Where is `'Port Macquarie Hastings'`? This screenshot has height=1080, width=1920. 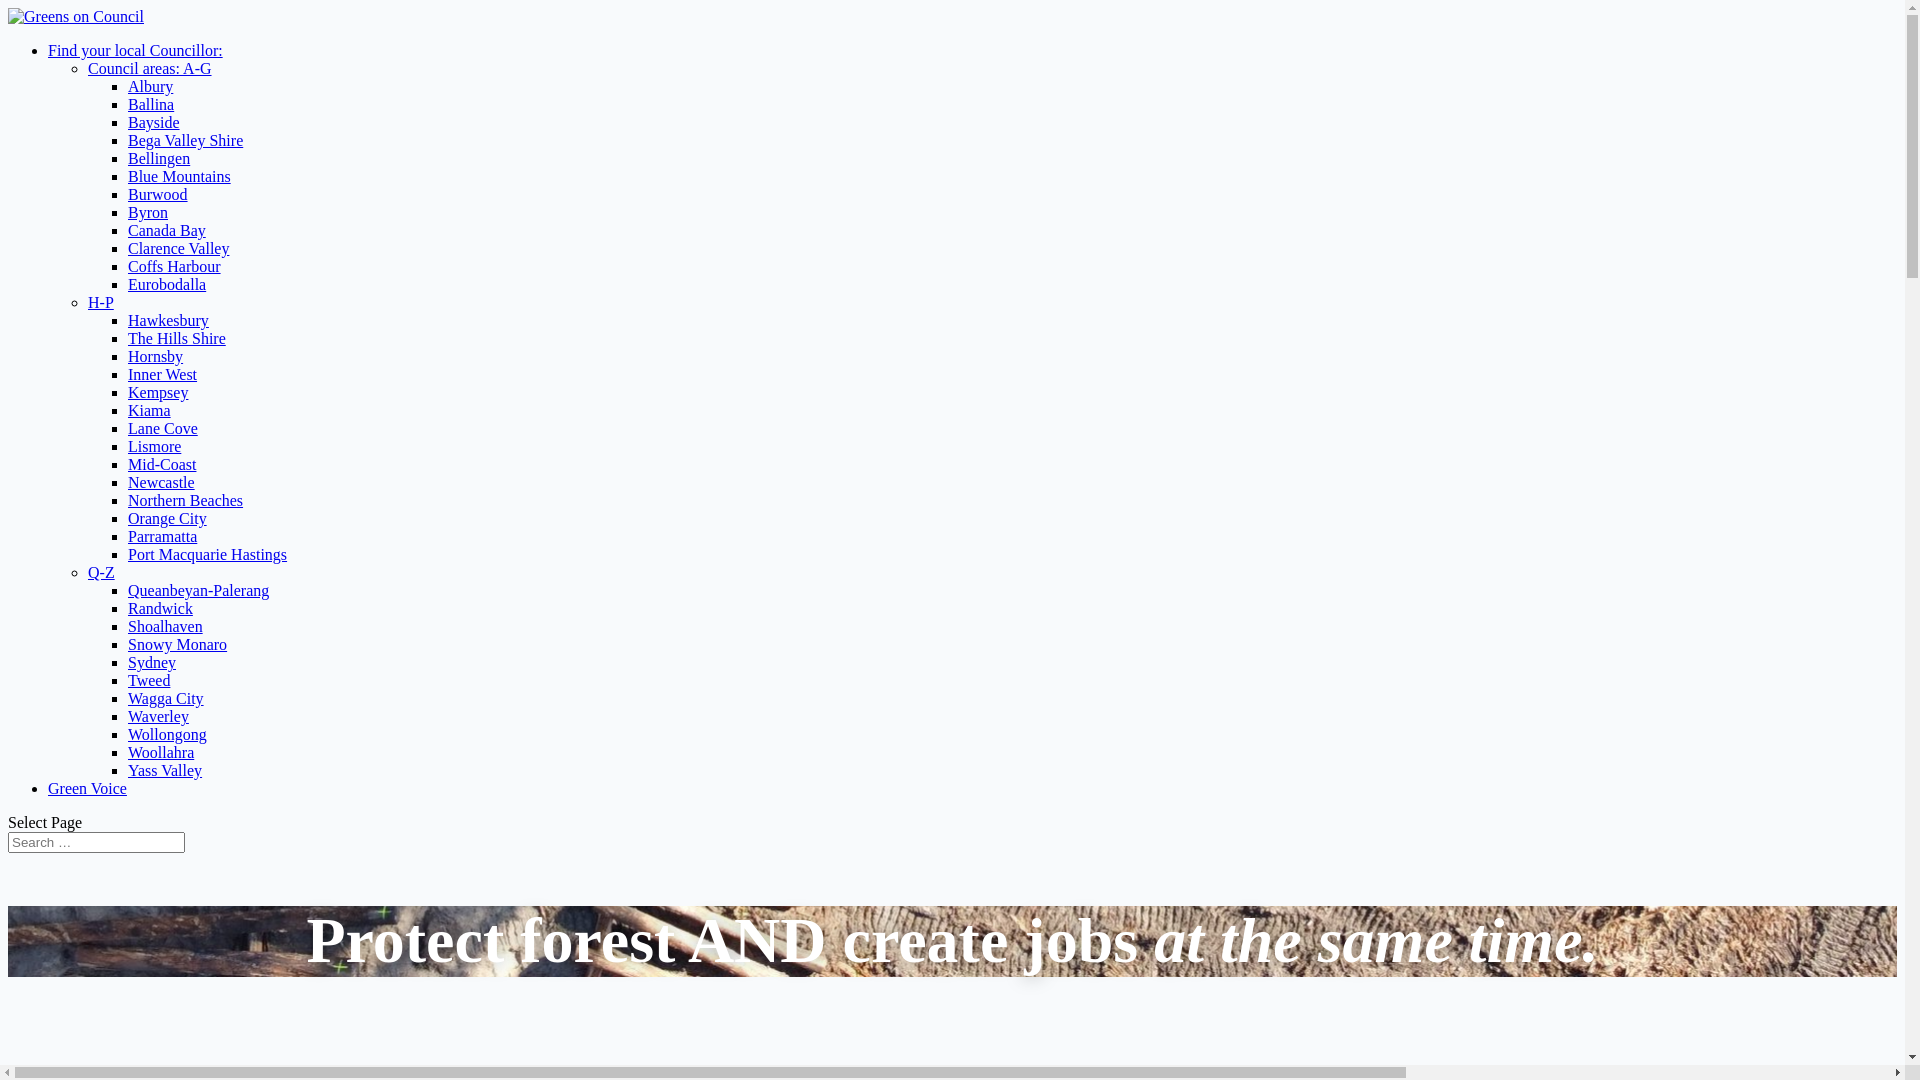 'Port Macquarie Hastings' is located at coordinates (207, 554).